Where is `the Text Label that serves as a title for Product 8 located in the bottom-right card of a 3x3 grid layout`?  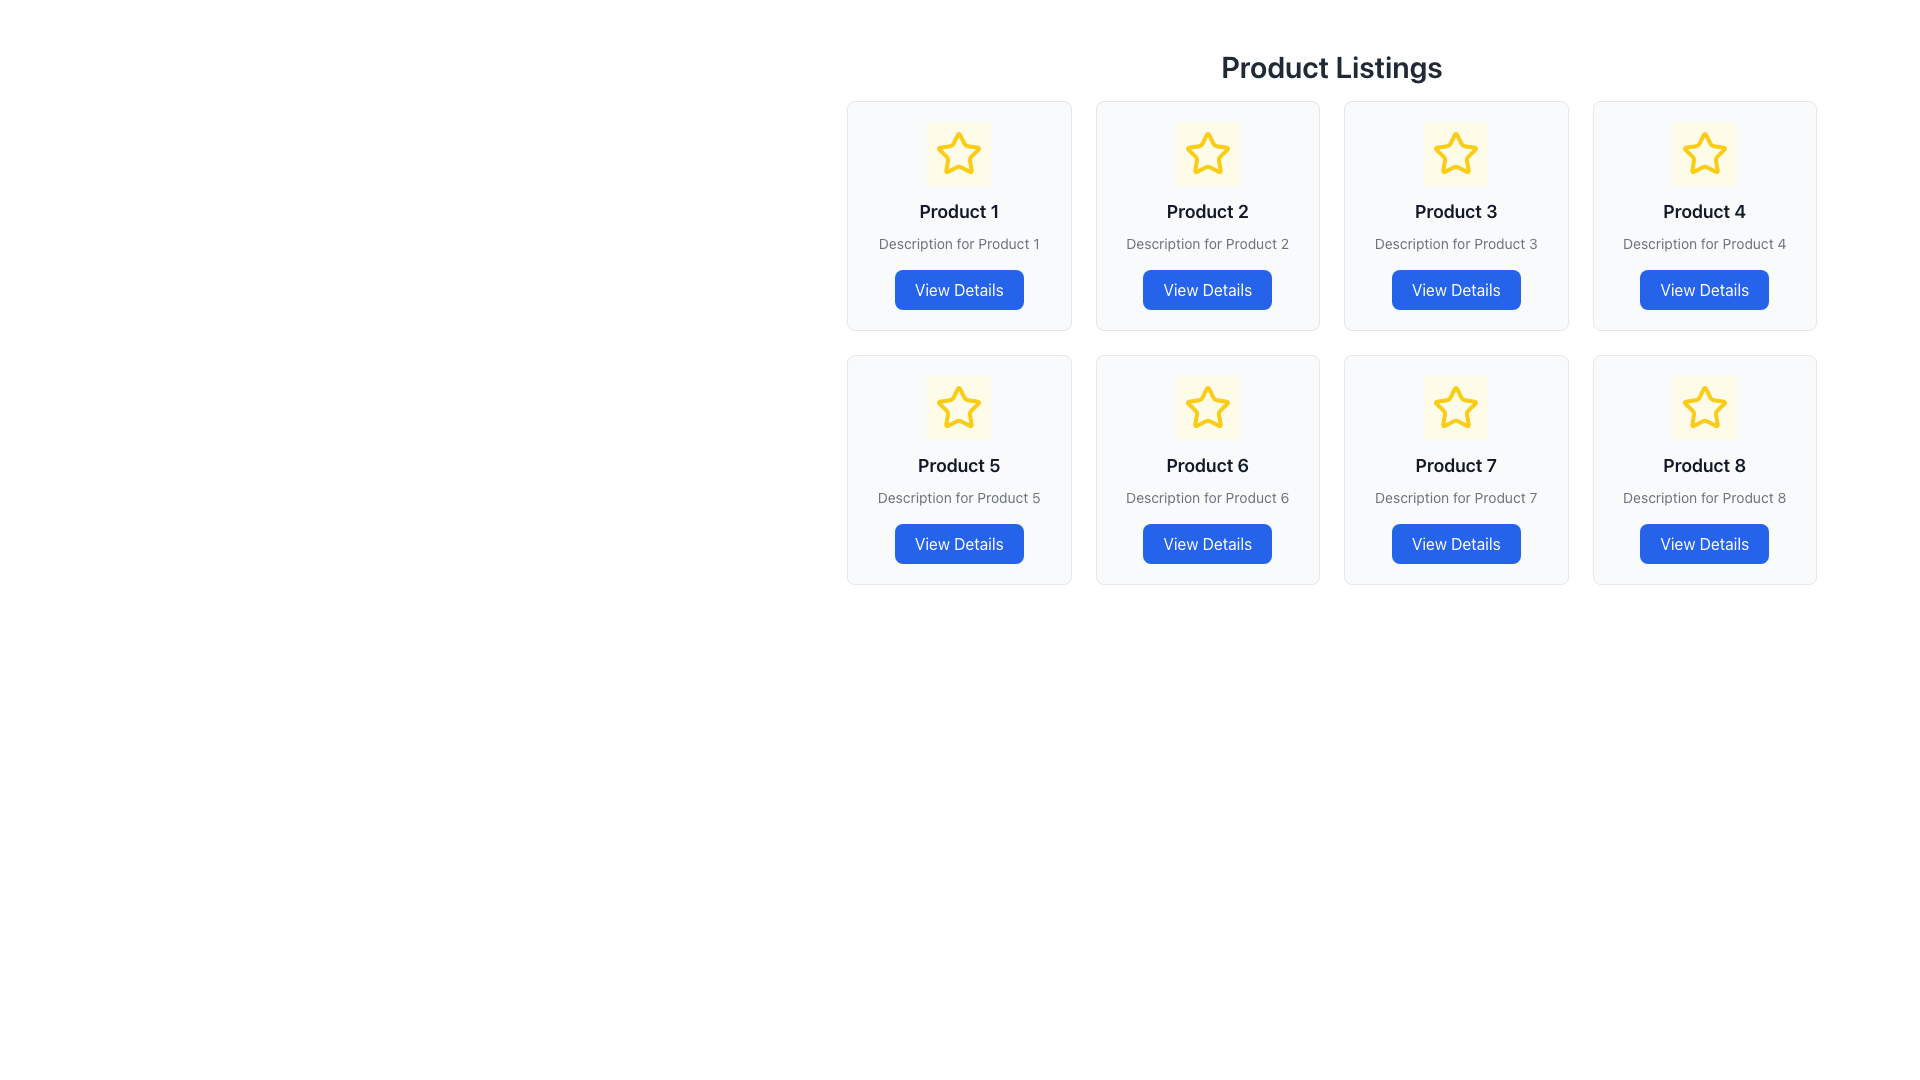 the Text Label that serves as a title for Product 8 located in the bottom-right card of a 3x3 grid layout is located at coordinates (1703, 466).